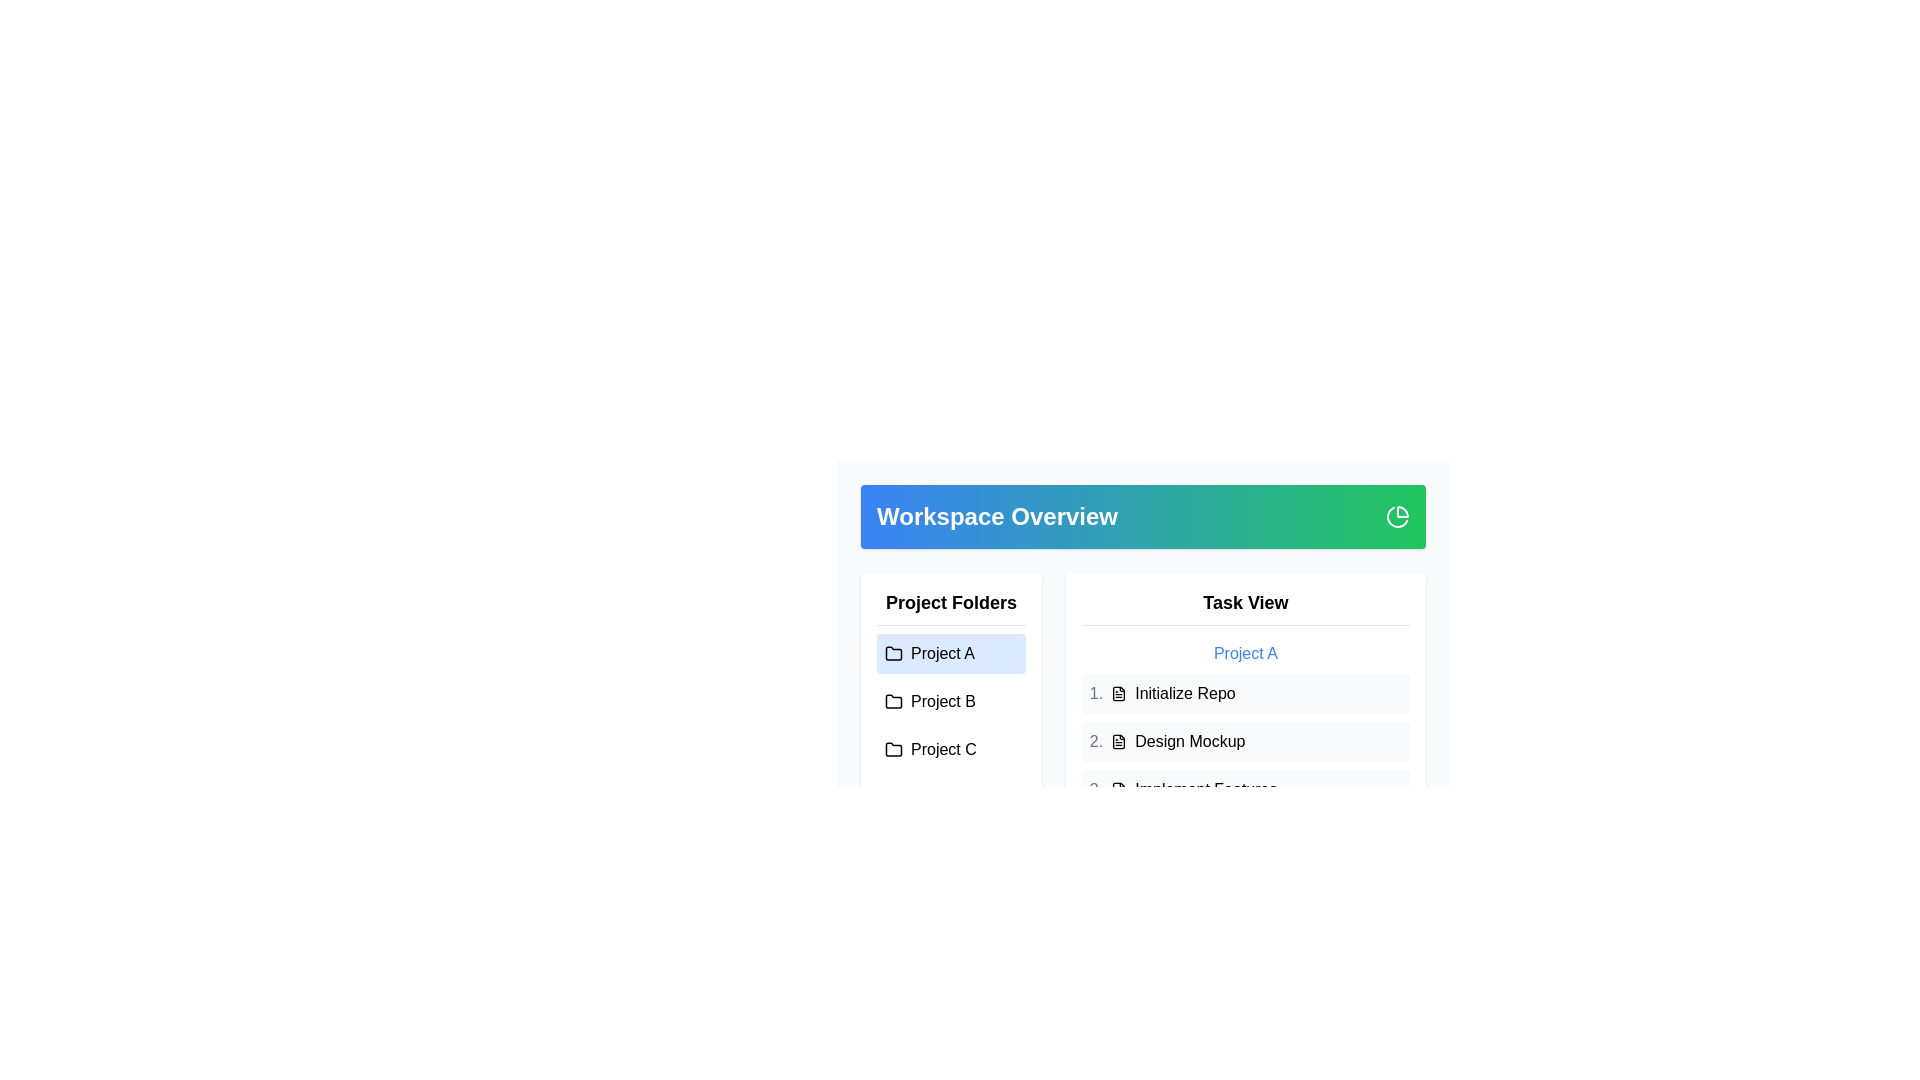  What do you see at coordinates (1118, 693) in the screenshot?
I see `the document icon located in the 'Task View' section, which is to the left of the text 'Initialize Repo'` at bounding box center [1118, 693].